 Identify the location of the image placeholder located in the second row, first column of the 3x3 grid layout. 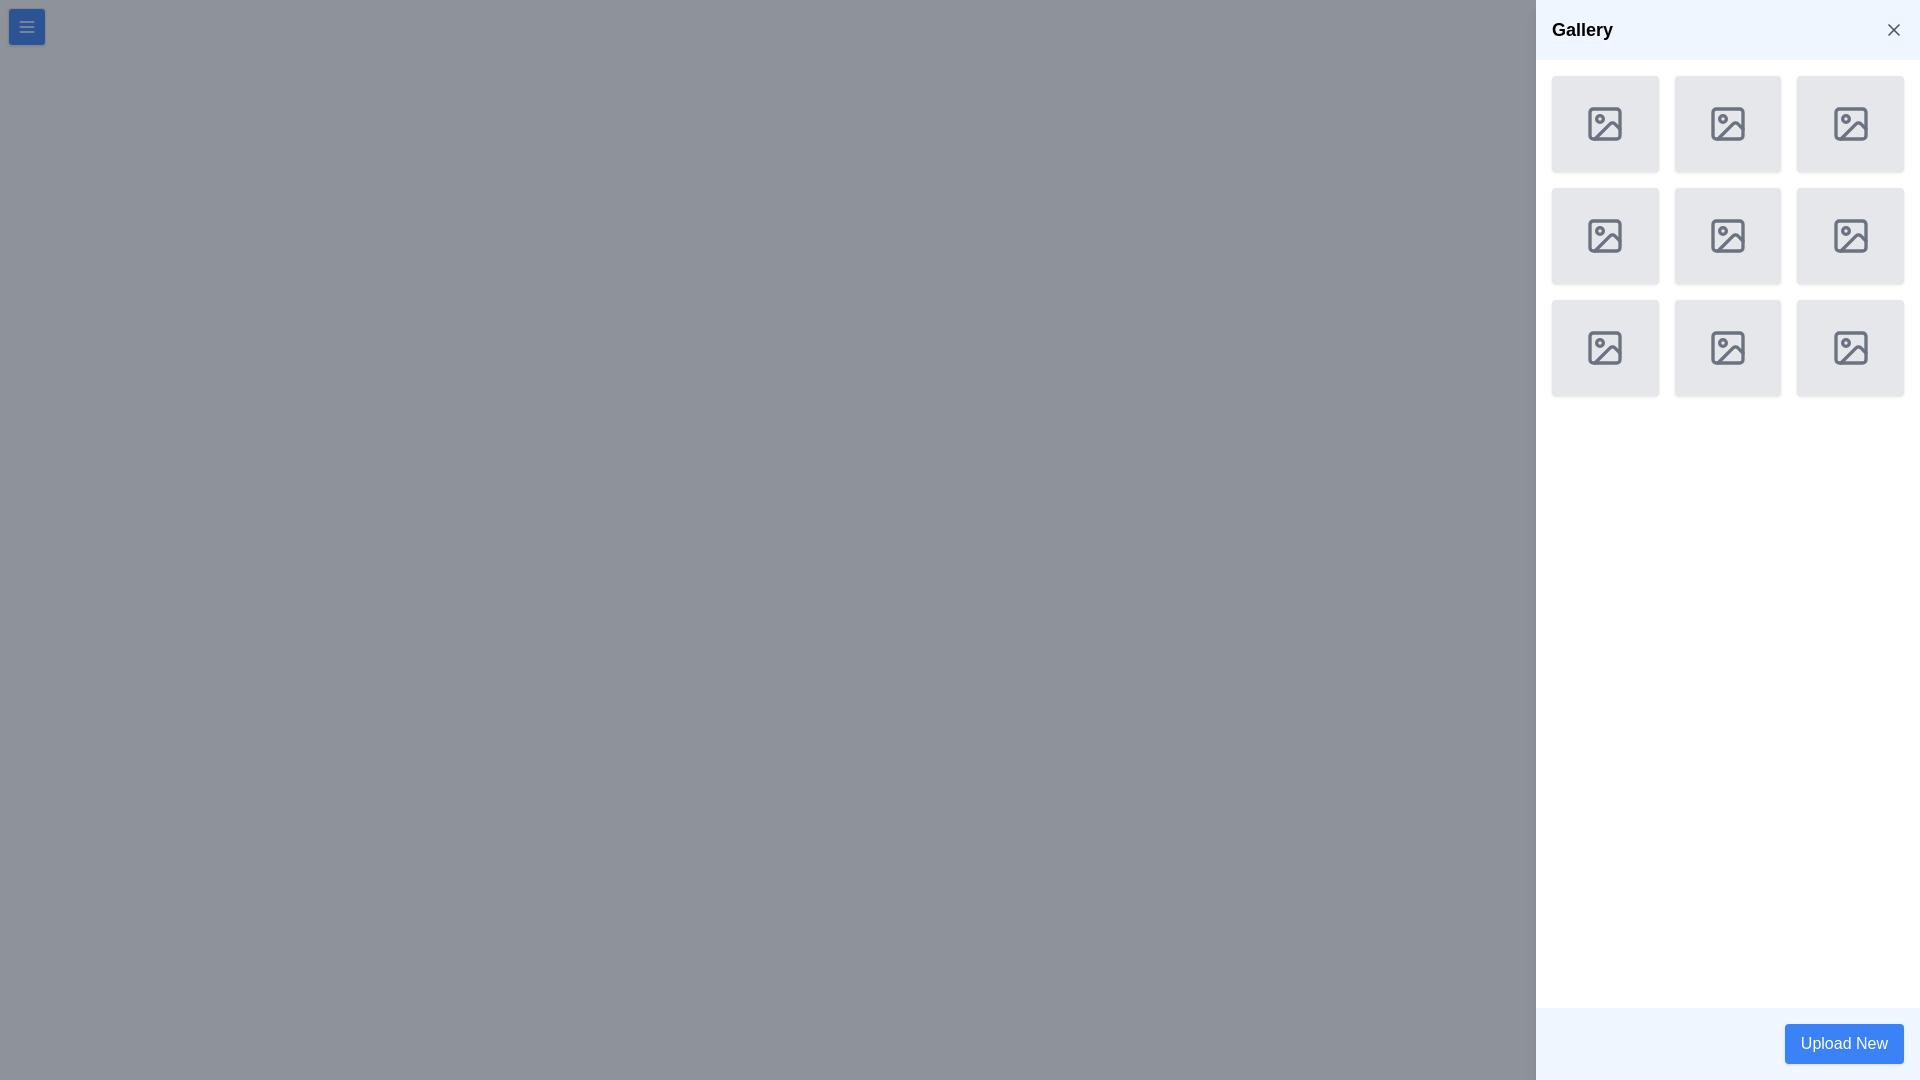
(1605, 234).